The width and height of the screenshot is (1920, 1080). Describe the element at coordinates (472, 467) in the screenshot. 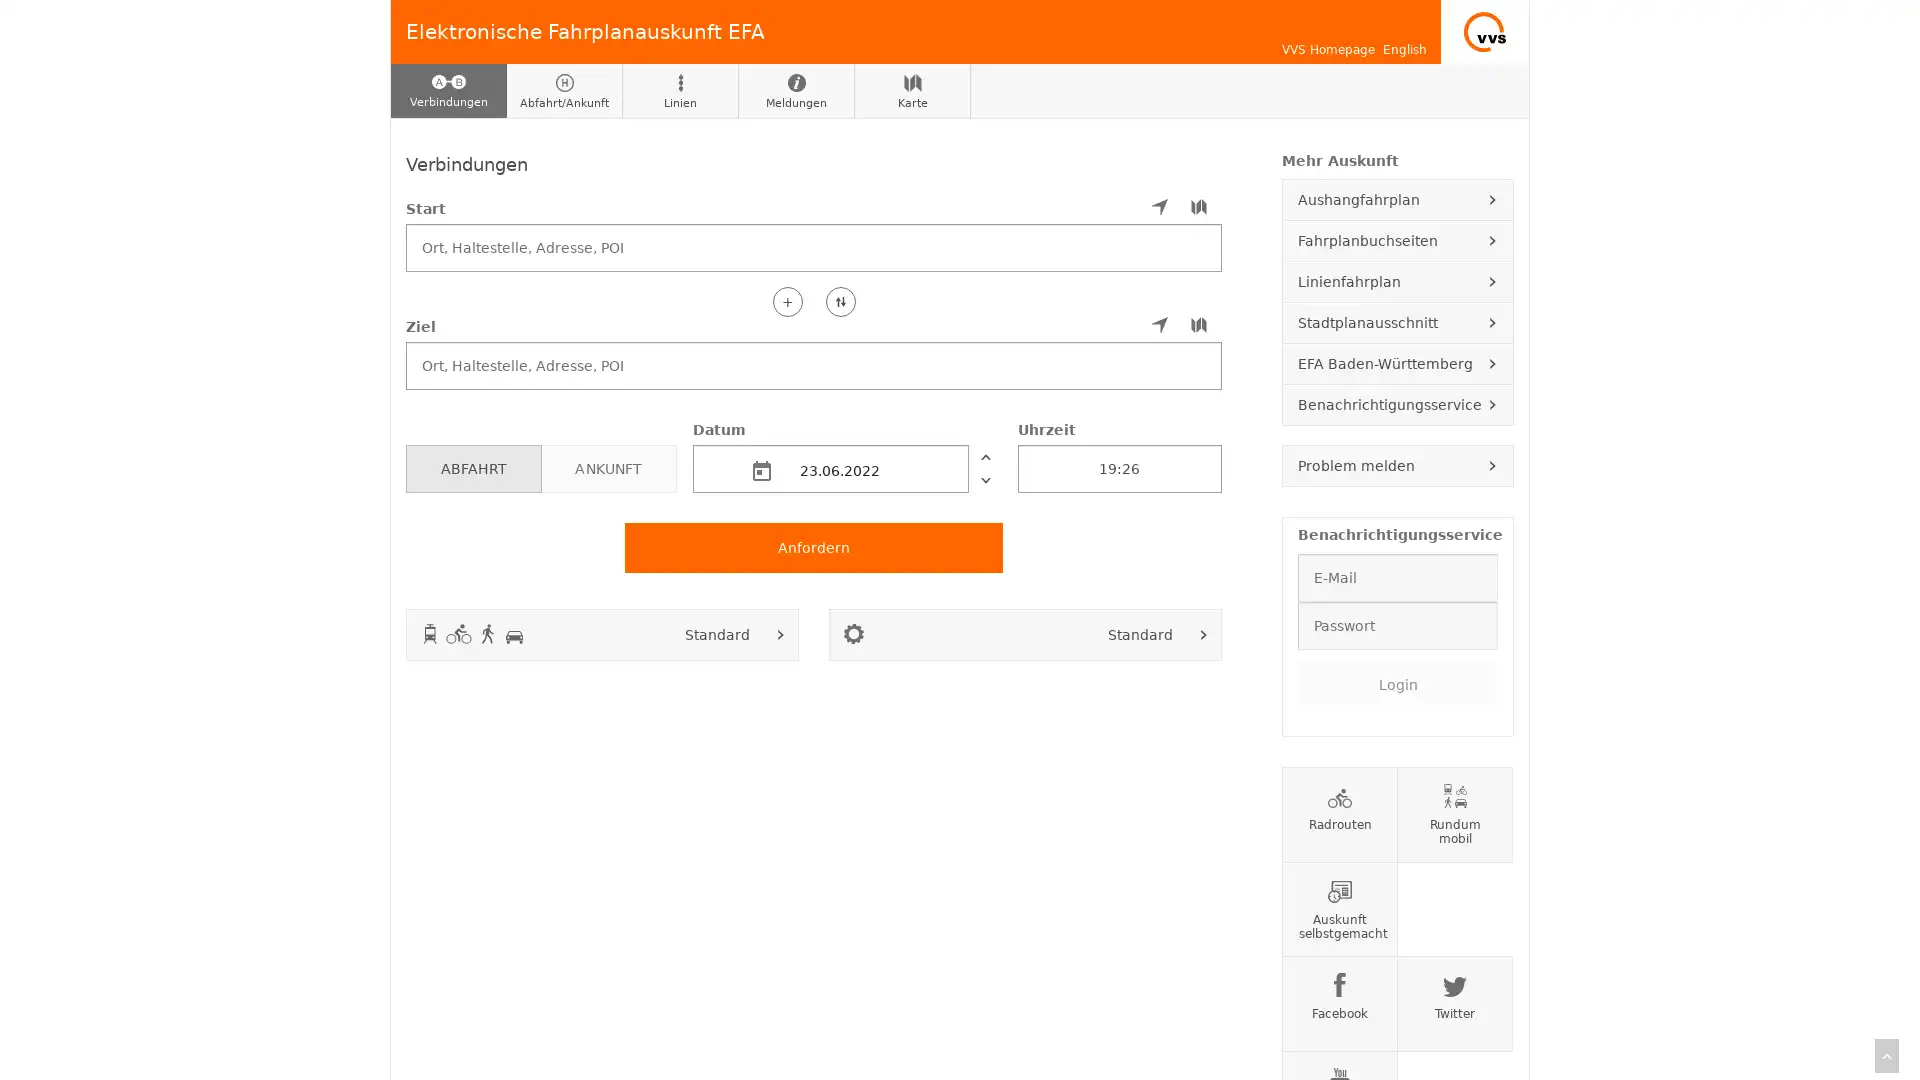

I see `ABFAHRT` at that location.